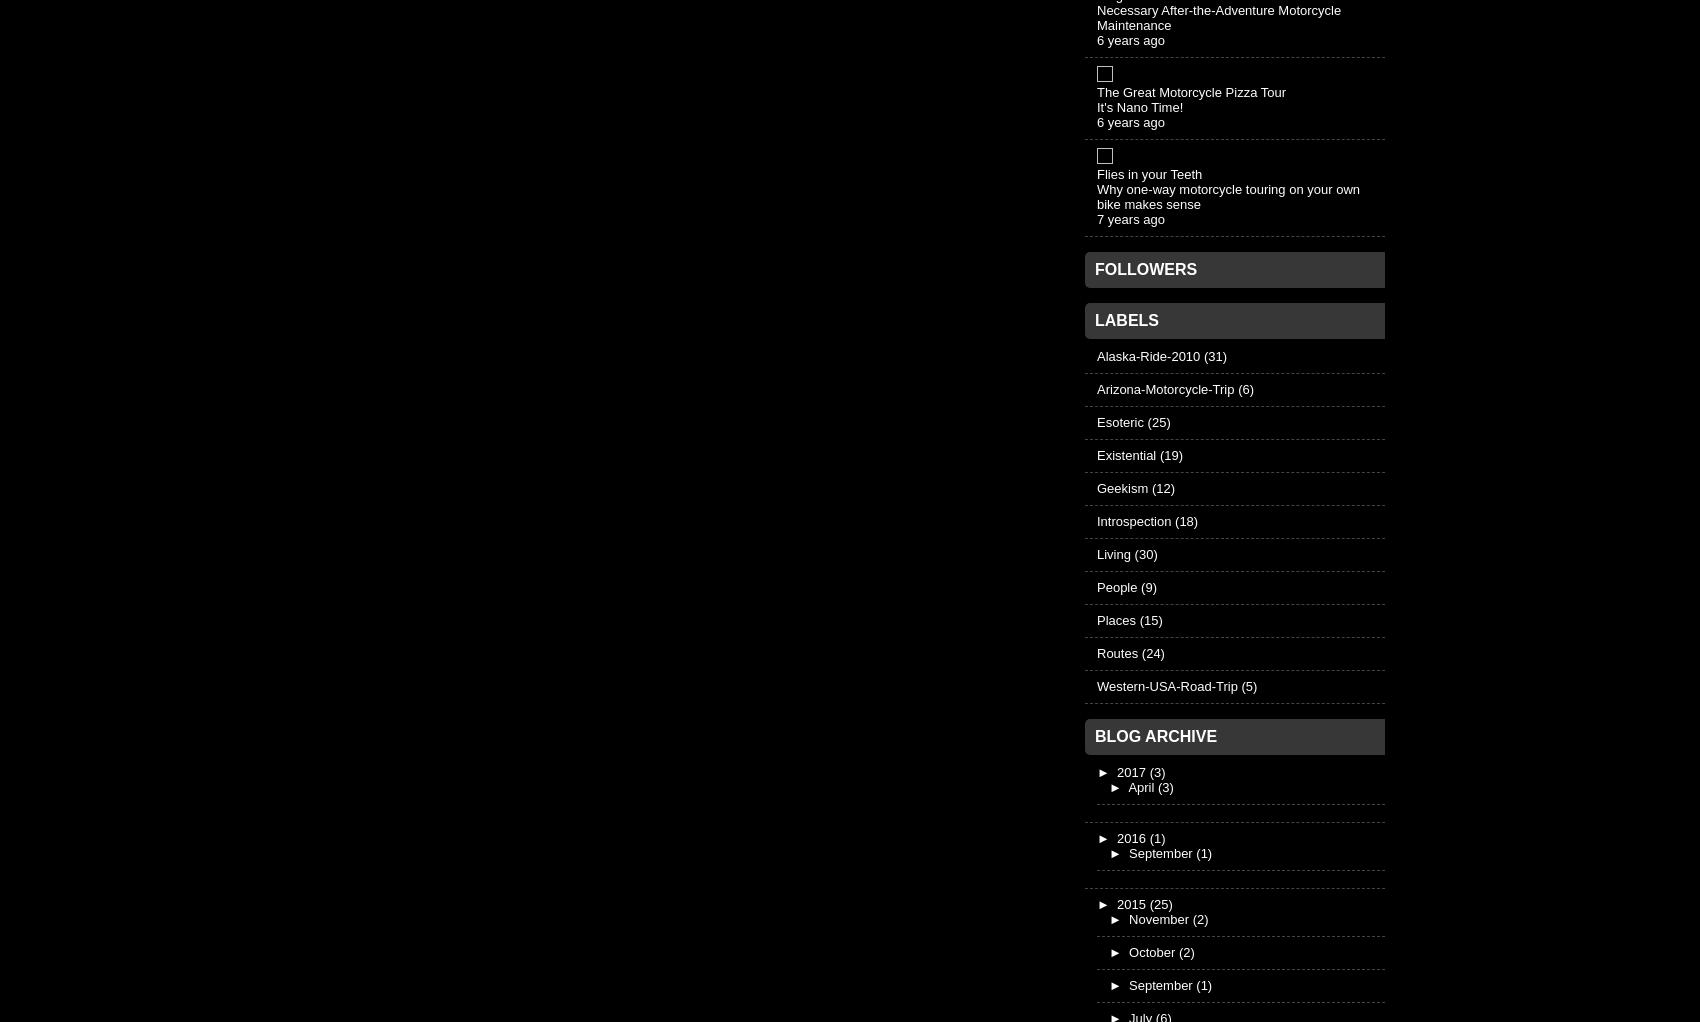 The height and width of the screenshot is (1022, 1700). Describe the element at coordinates (1247, 684) in the screenshot. I see `'(5)'` at that location.